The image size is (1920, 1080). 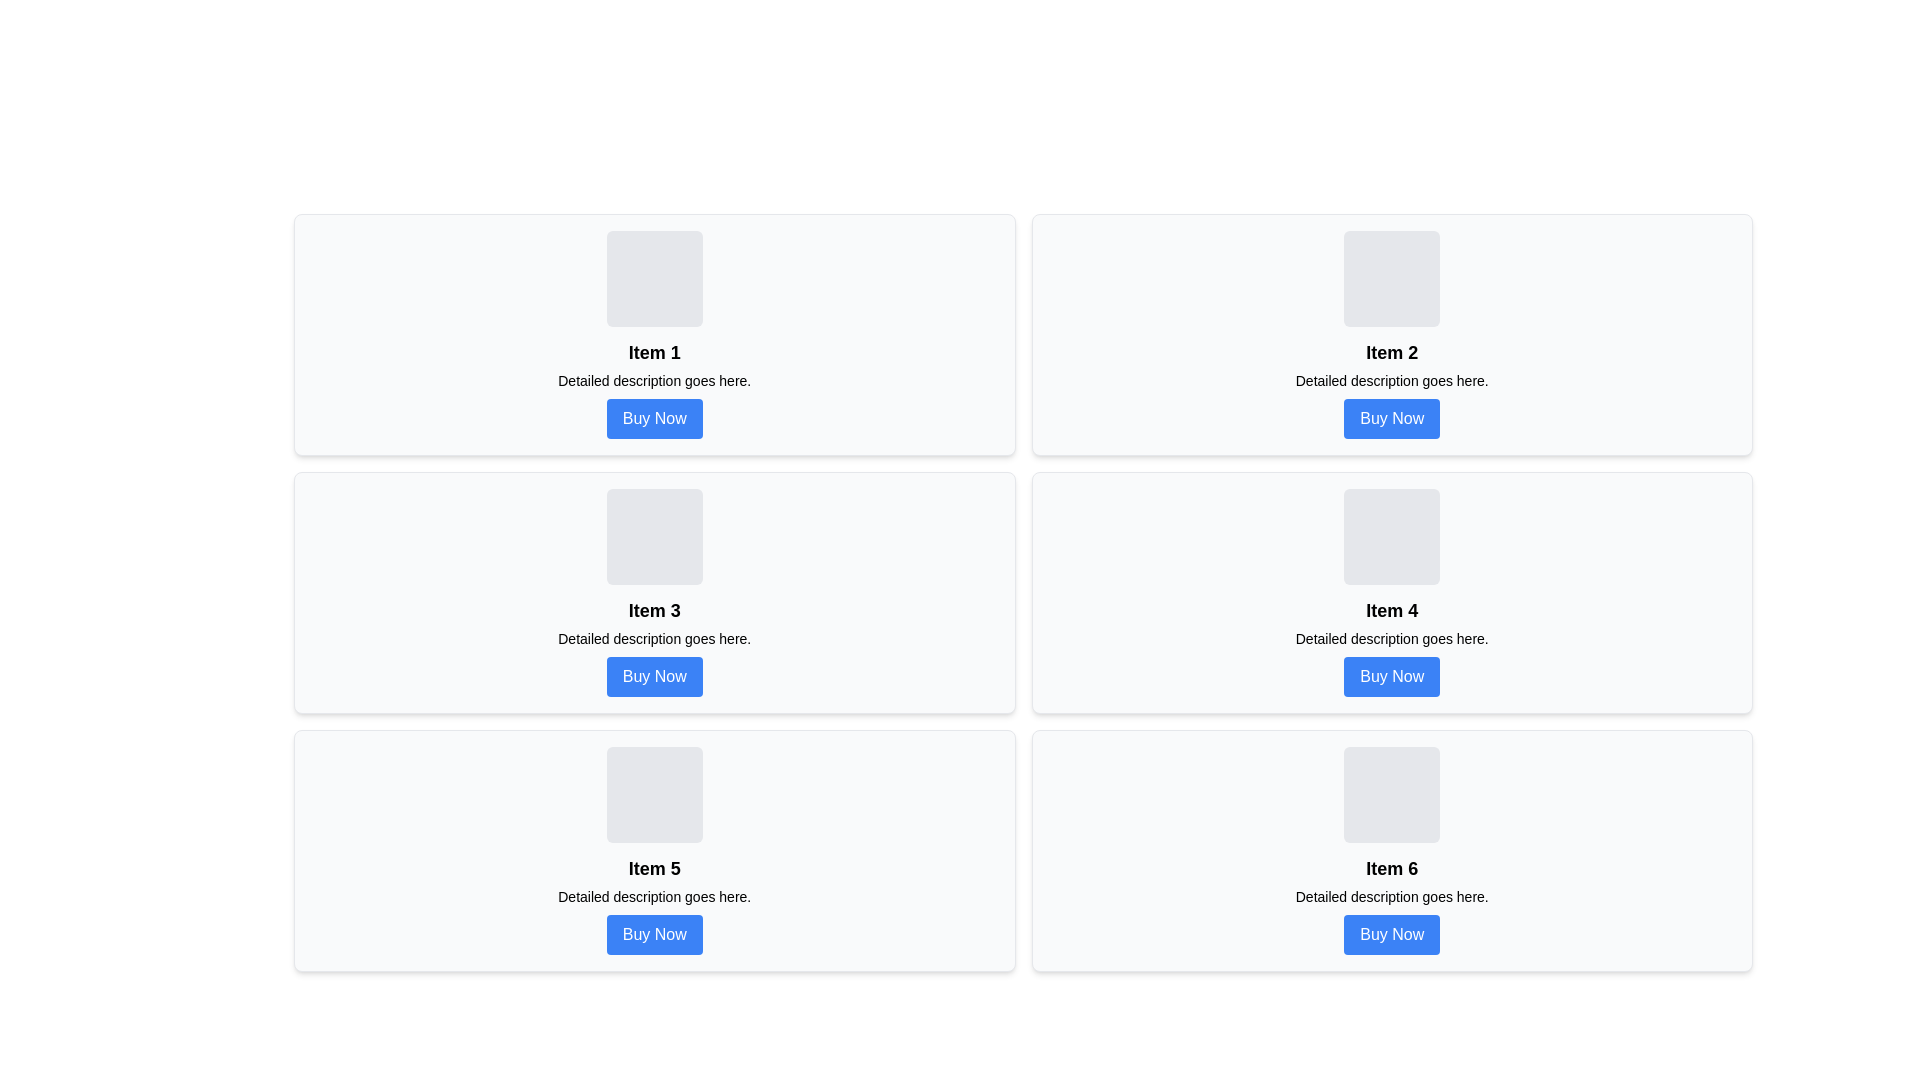 I want to click on the 'Buy Now' button, which is a rectangular button with a blue background and white text, located in the first card labeled 'Item 1', so click(x=654, y=418).